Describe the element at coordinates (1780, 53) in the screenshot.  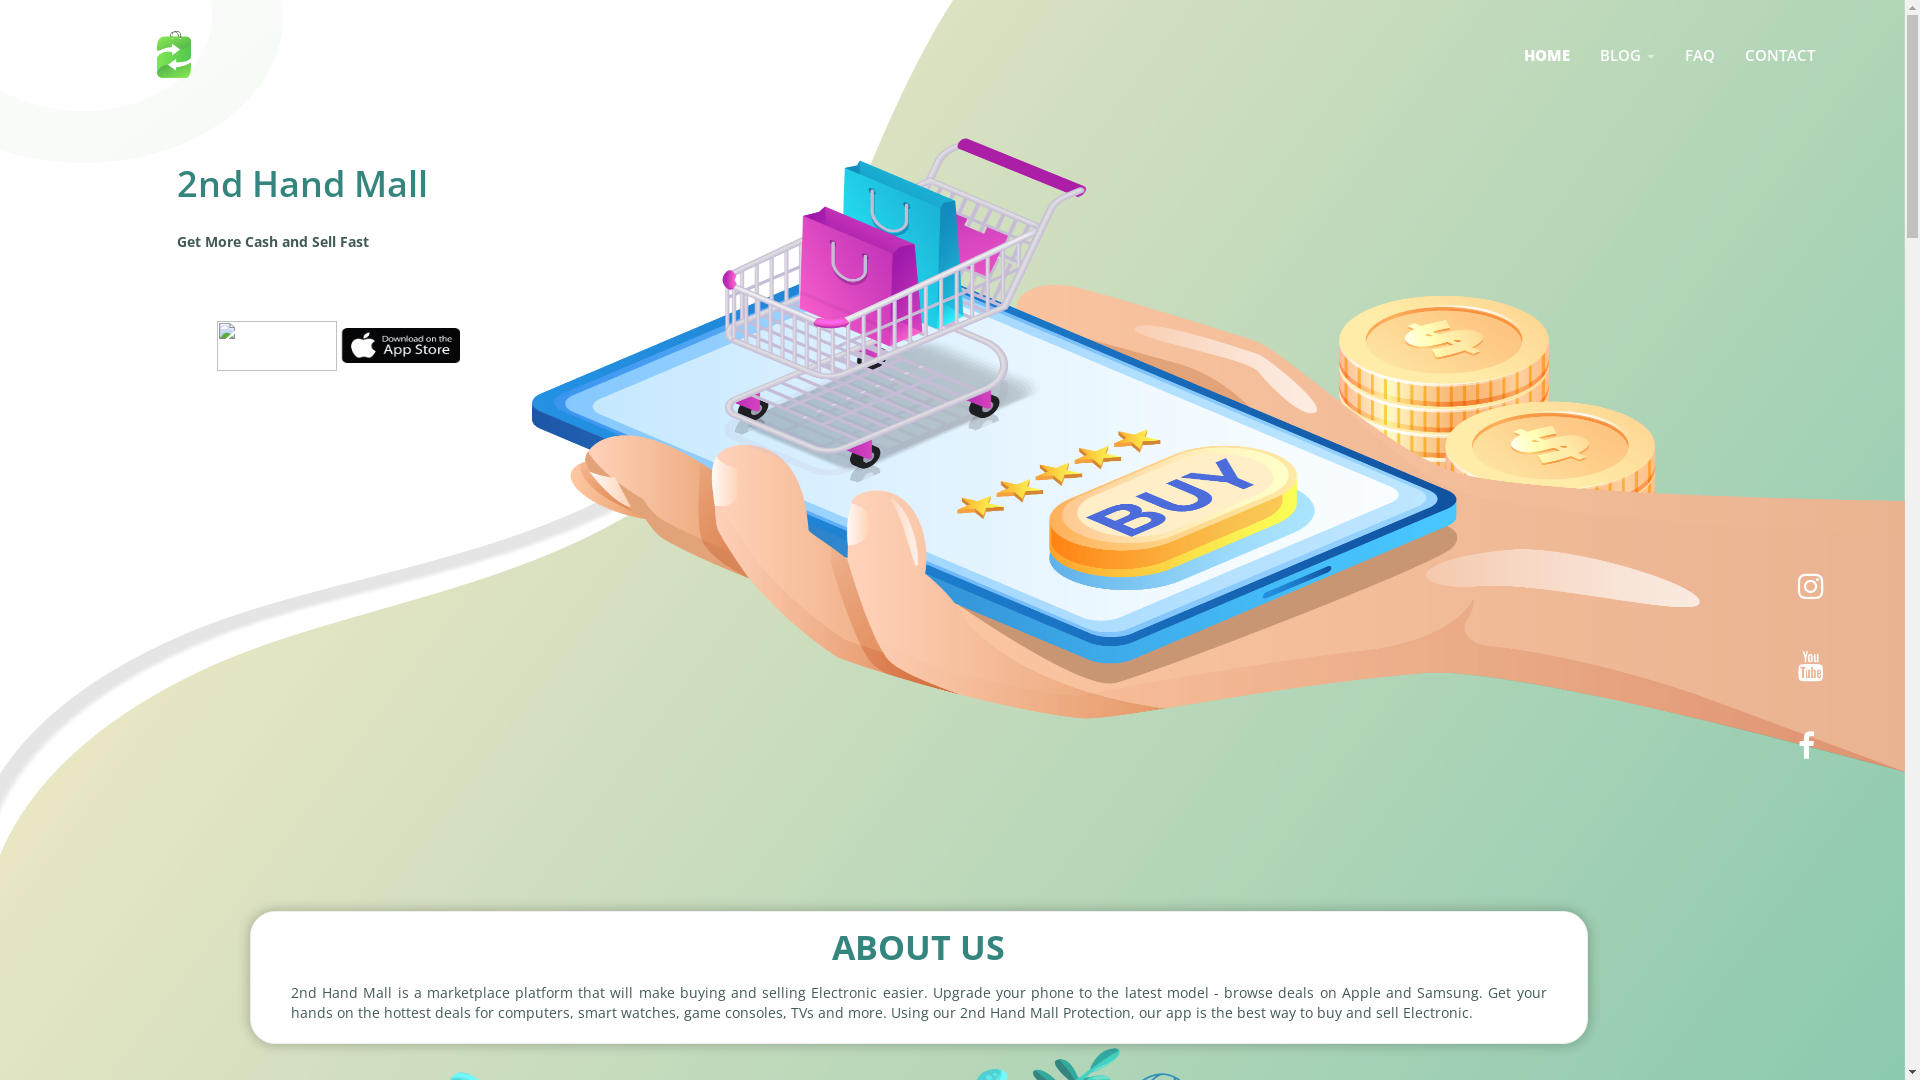
I see `'CONTACT'` at that location.